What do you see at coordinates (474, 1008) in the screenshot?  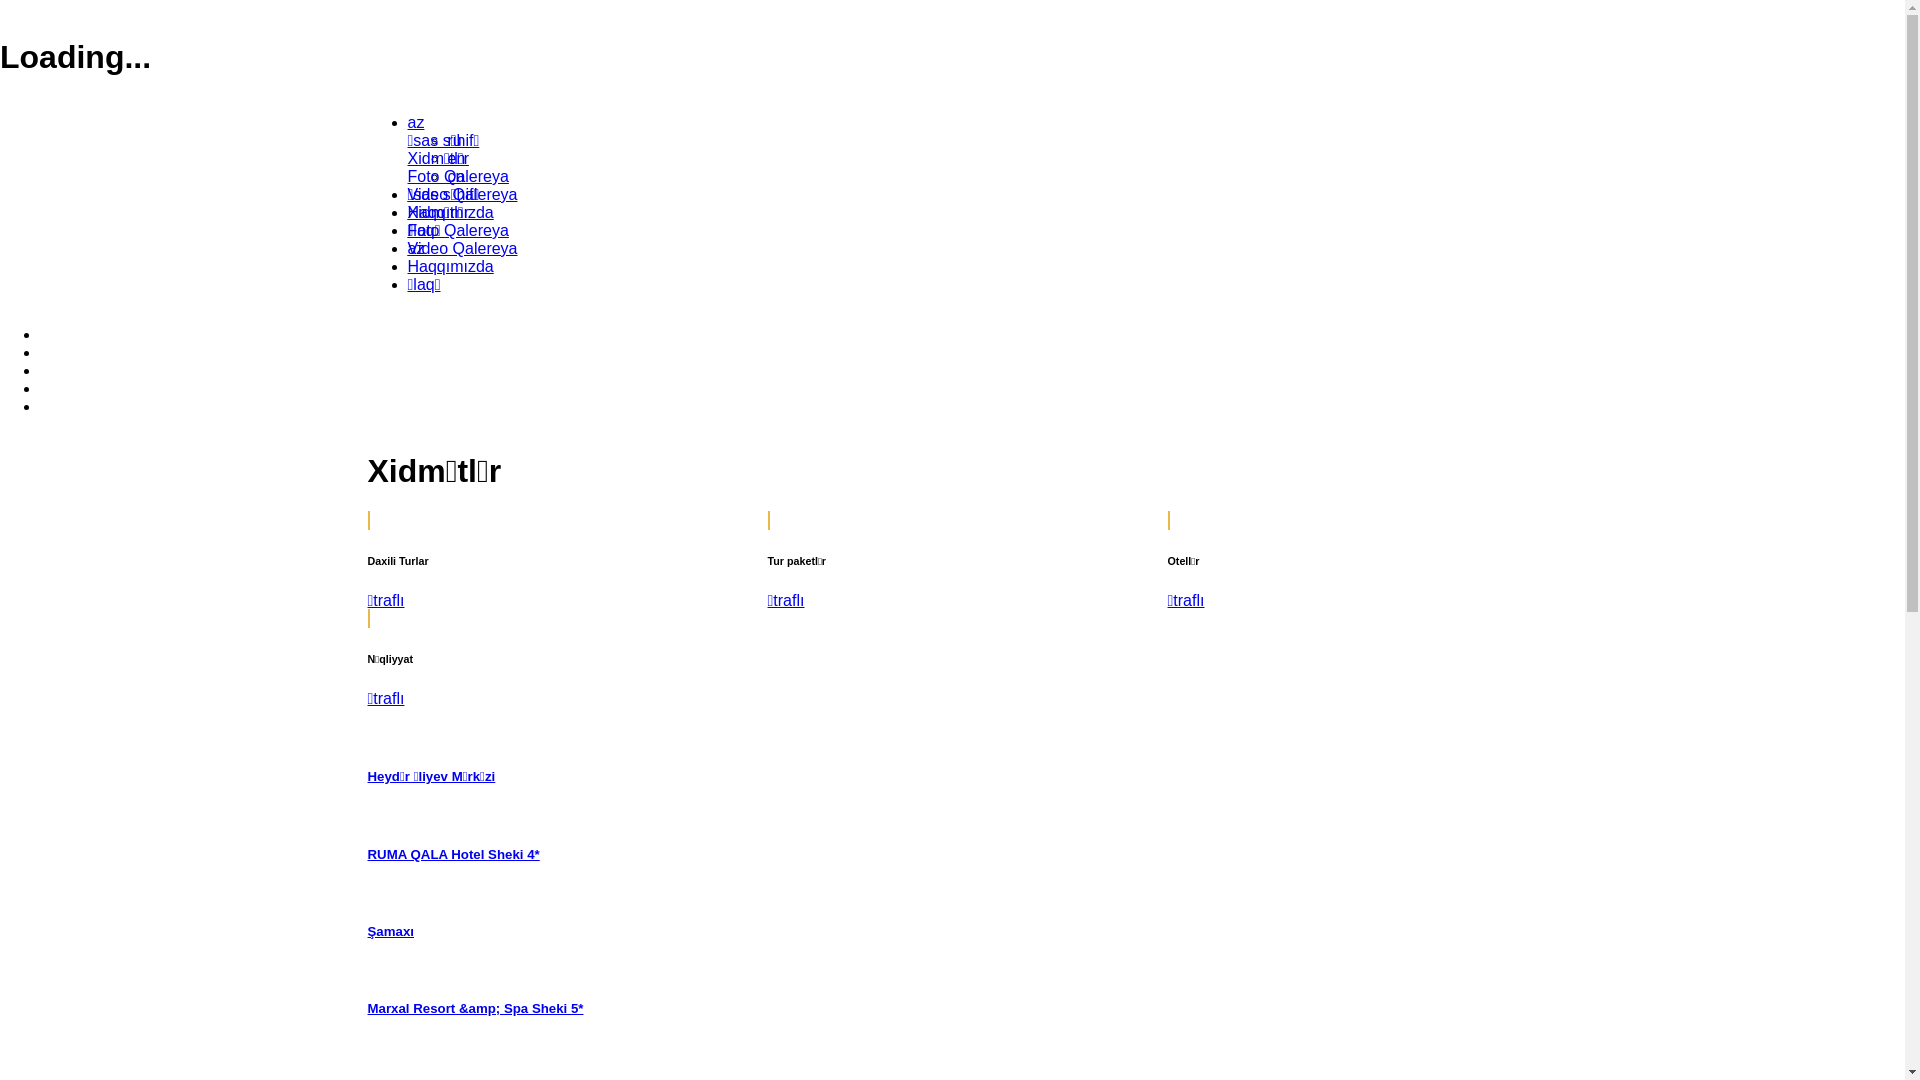 I see `'Marxal Resort &amp; Spa Sheki 5*'` at bounding box center [474, 1008].